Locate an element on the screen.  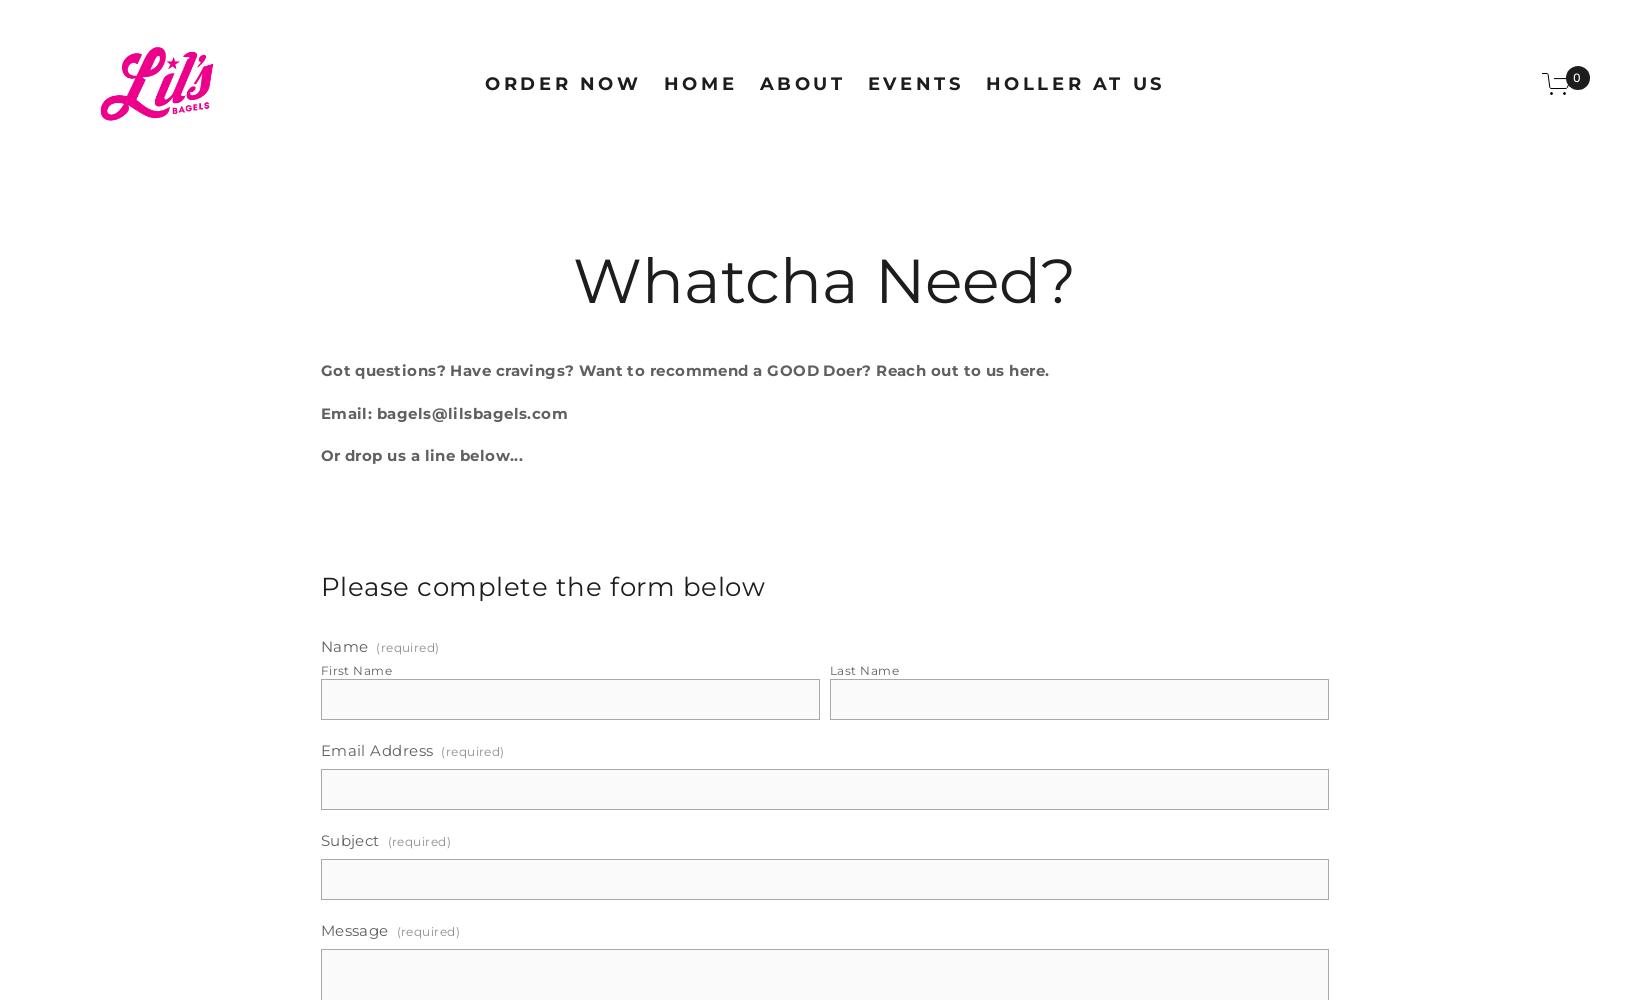
'Name' is located at coordinates (344, 646).